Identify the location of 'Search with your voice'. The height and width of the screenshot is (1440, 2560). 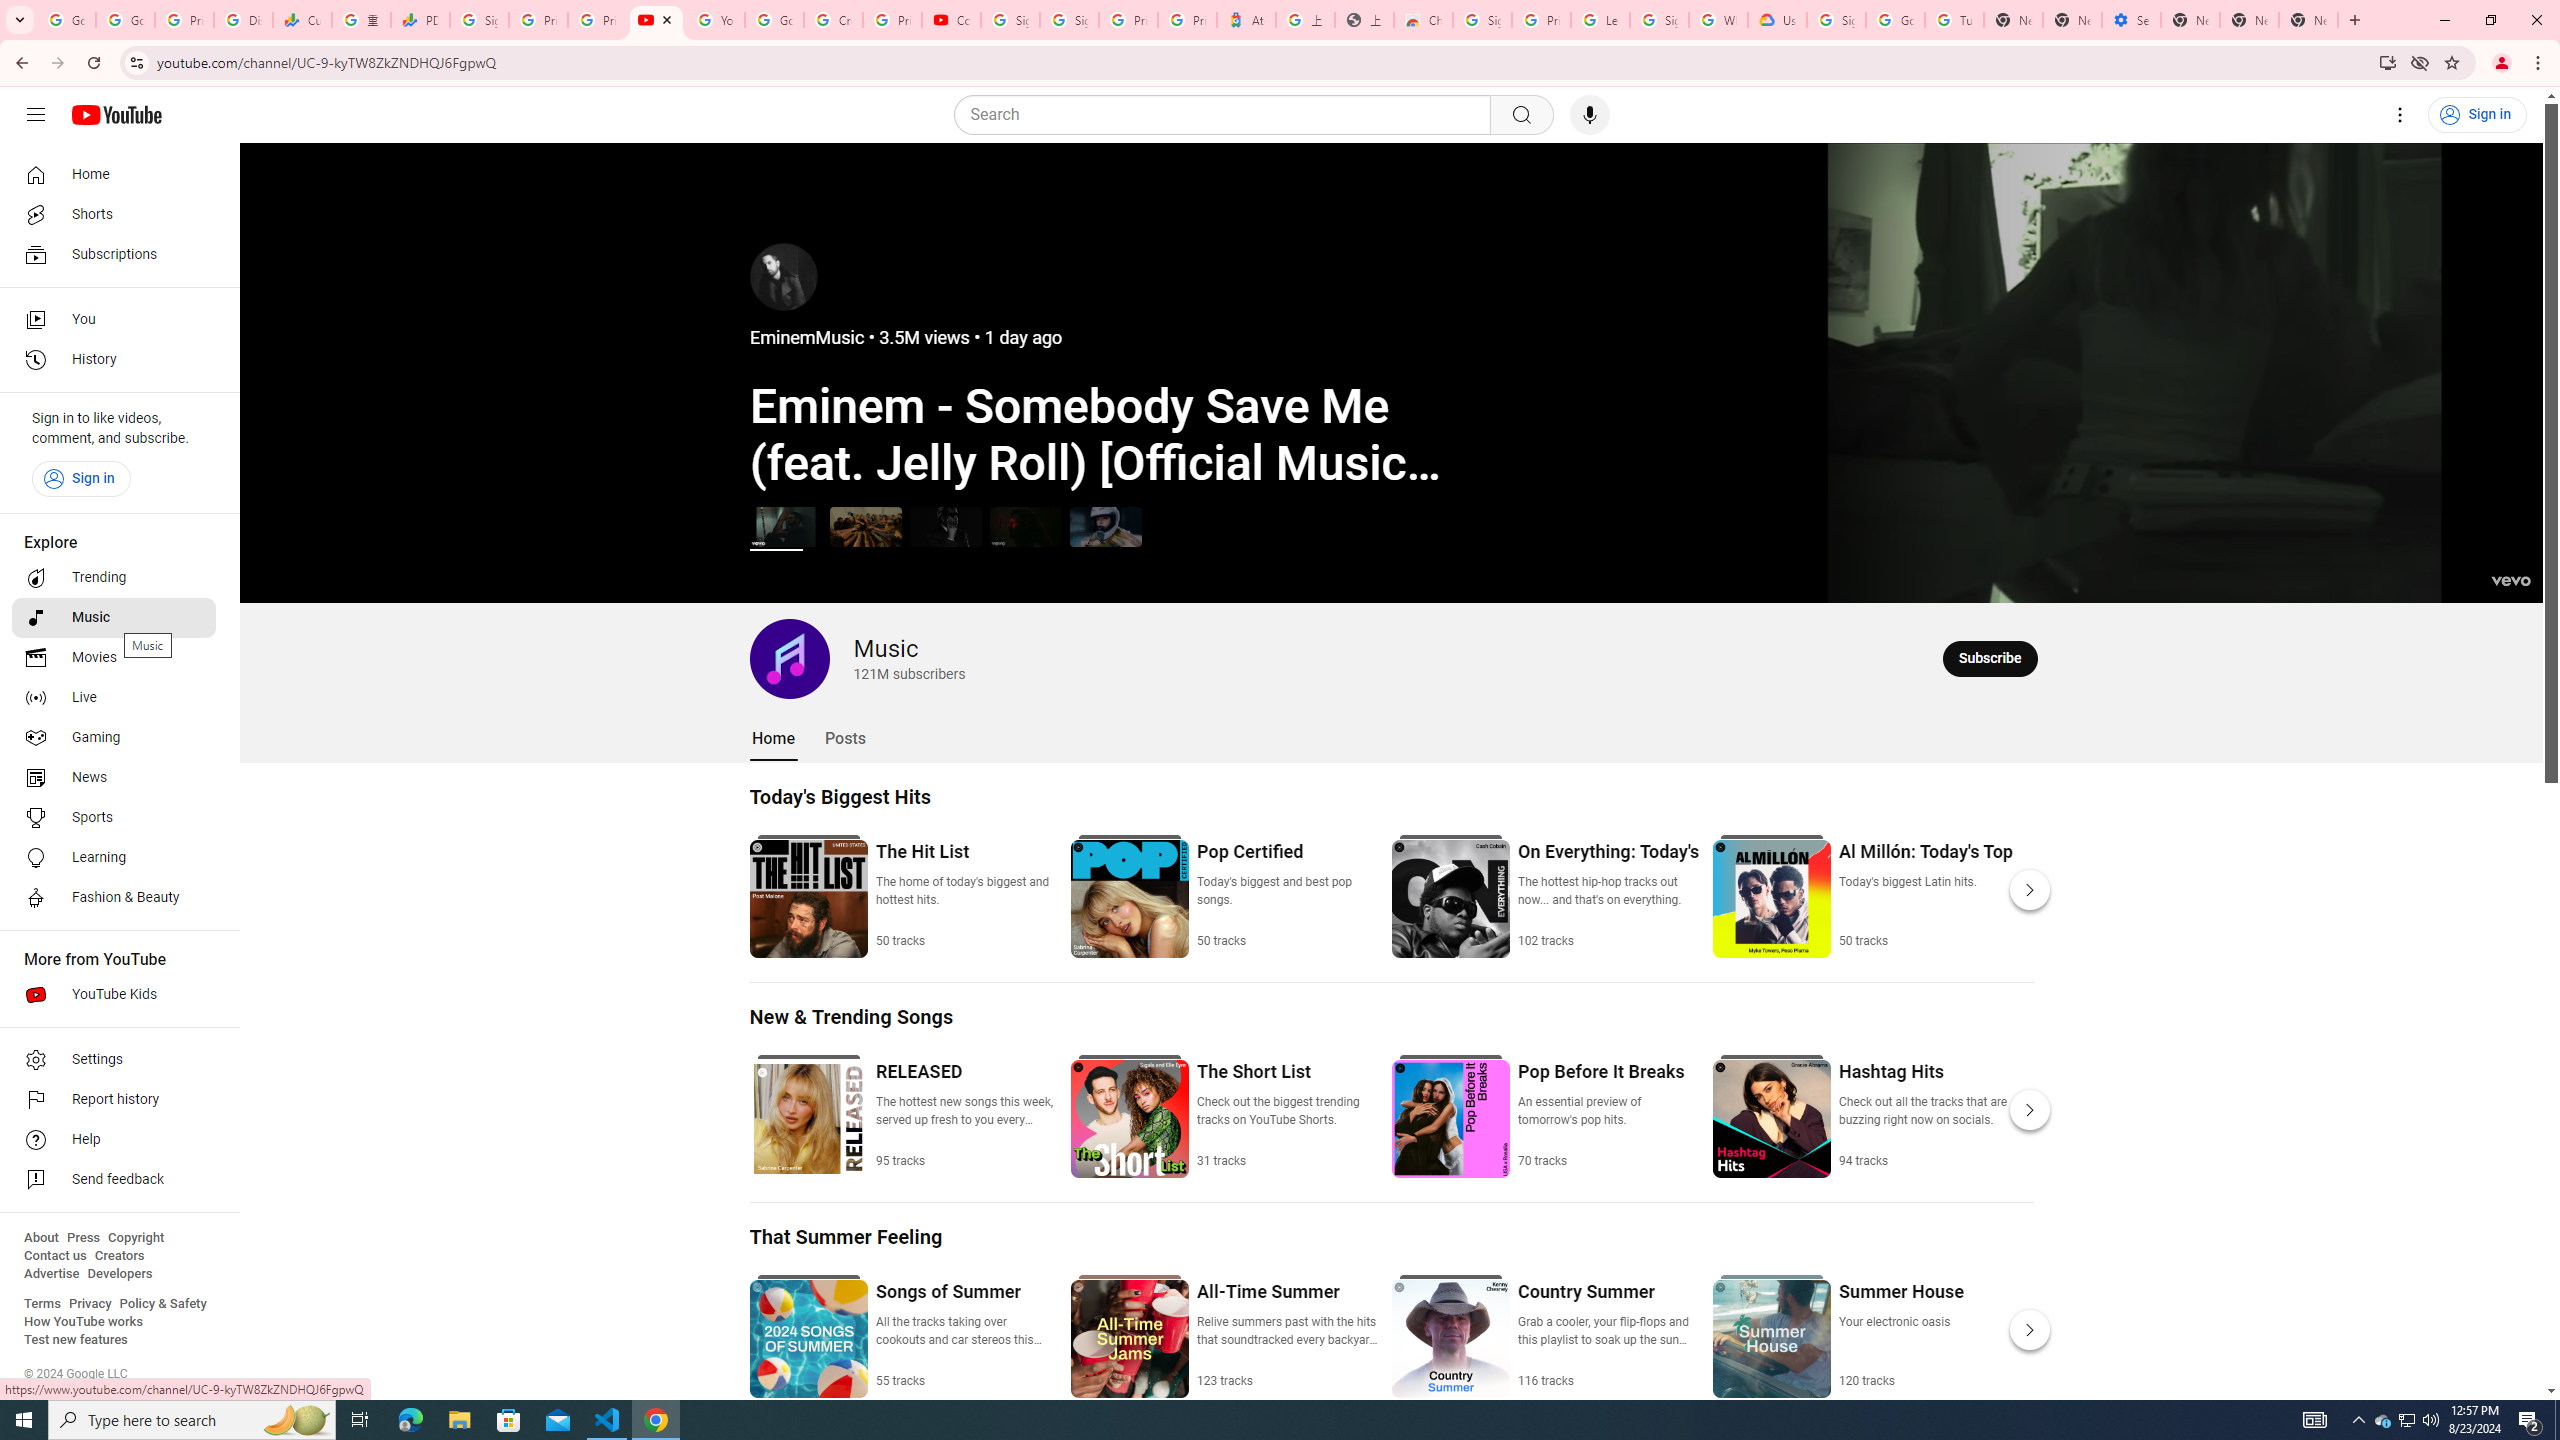
(1589, 114).